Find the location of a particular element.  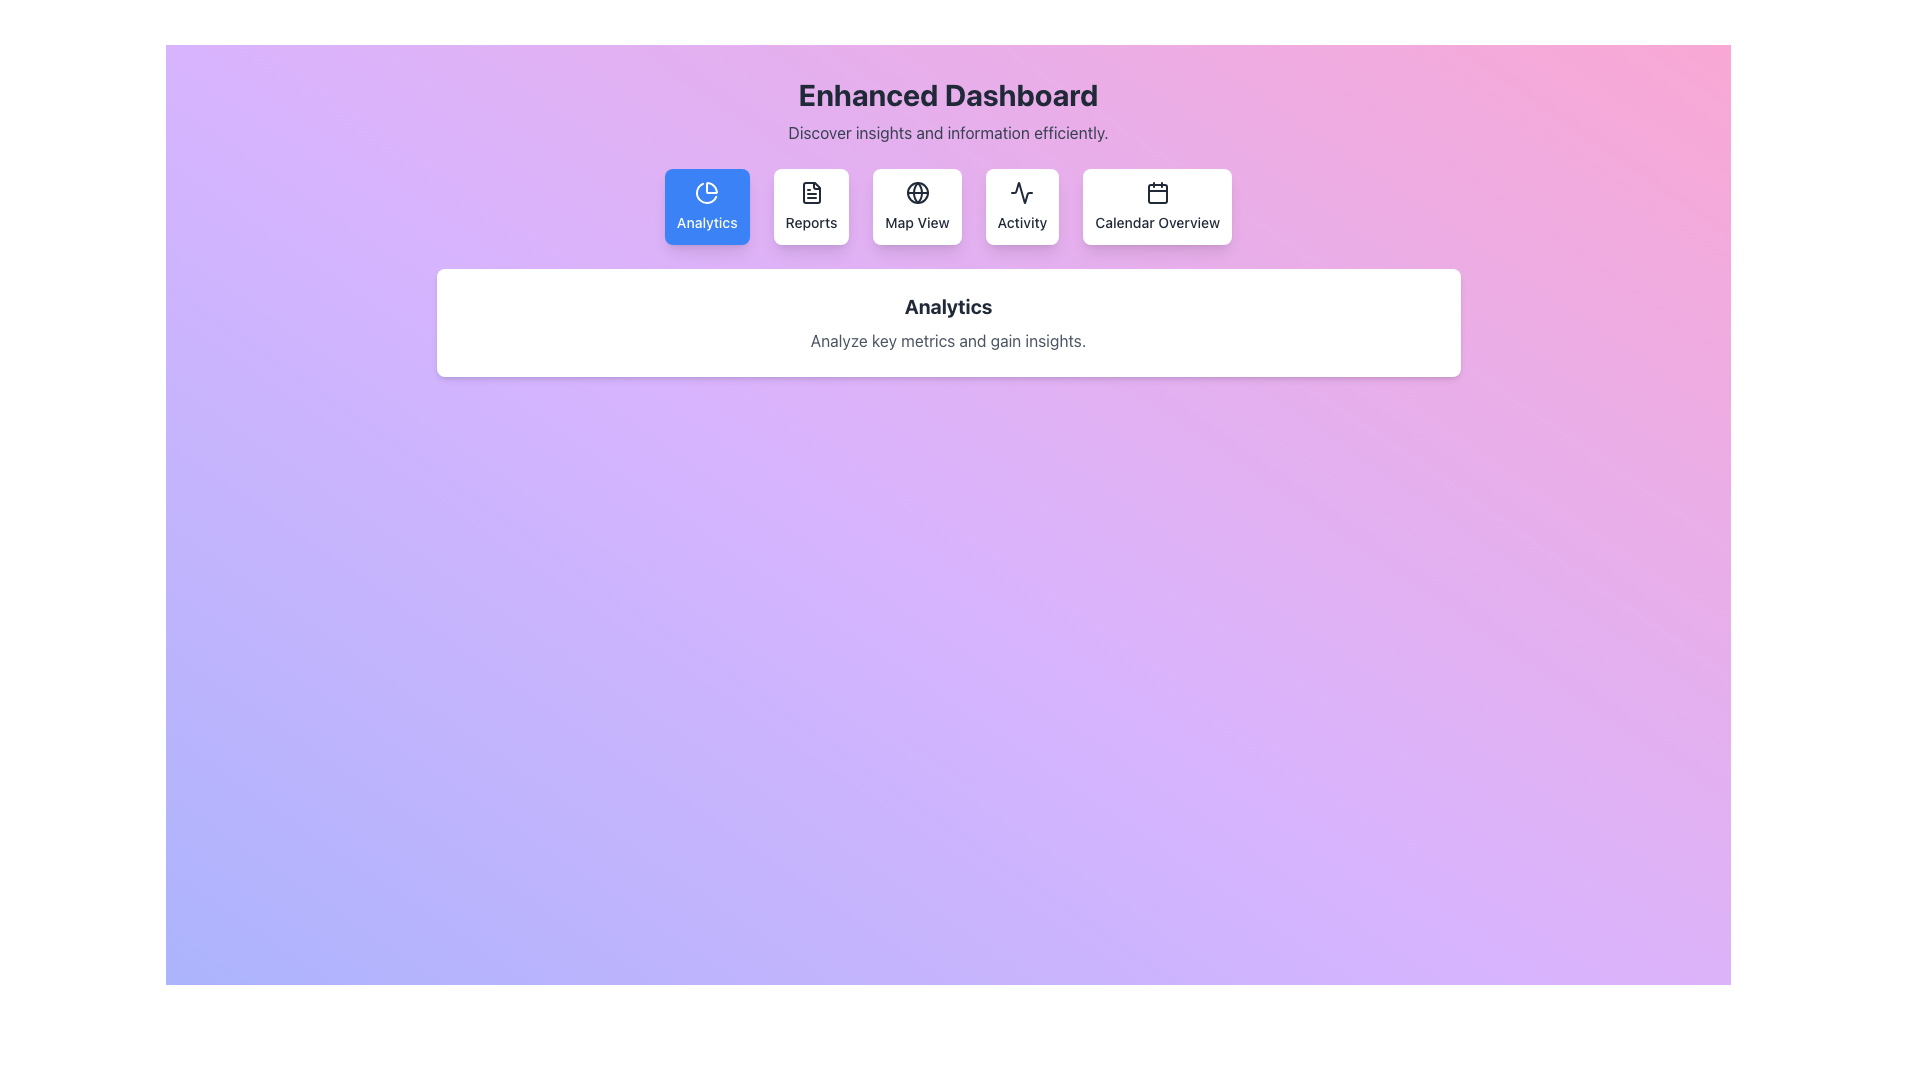

'Calendar Overview' label located below the calendar icon in the card component is located at coordinates (1157, 223).